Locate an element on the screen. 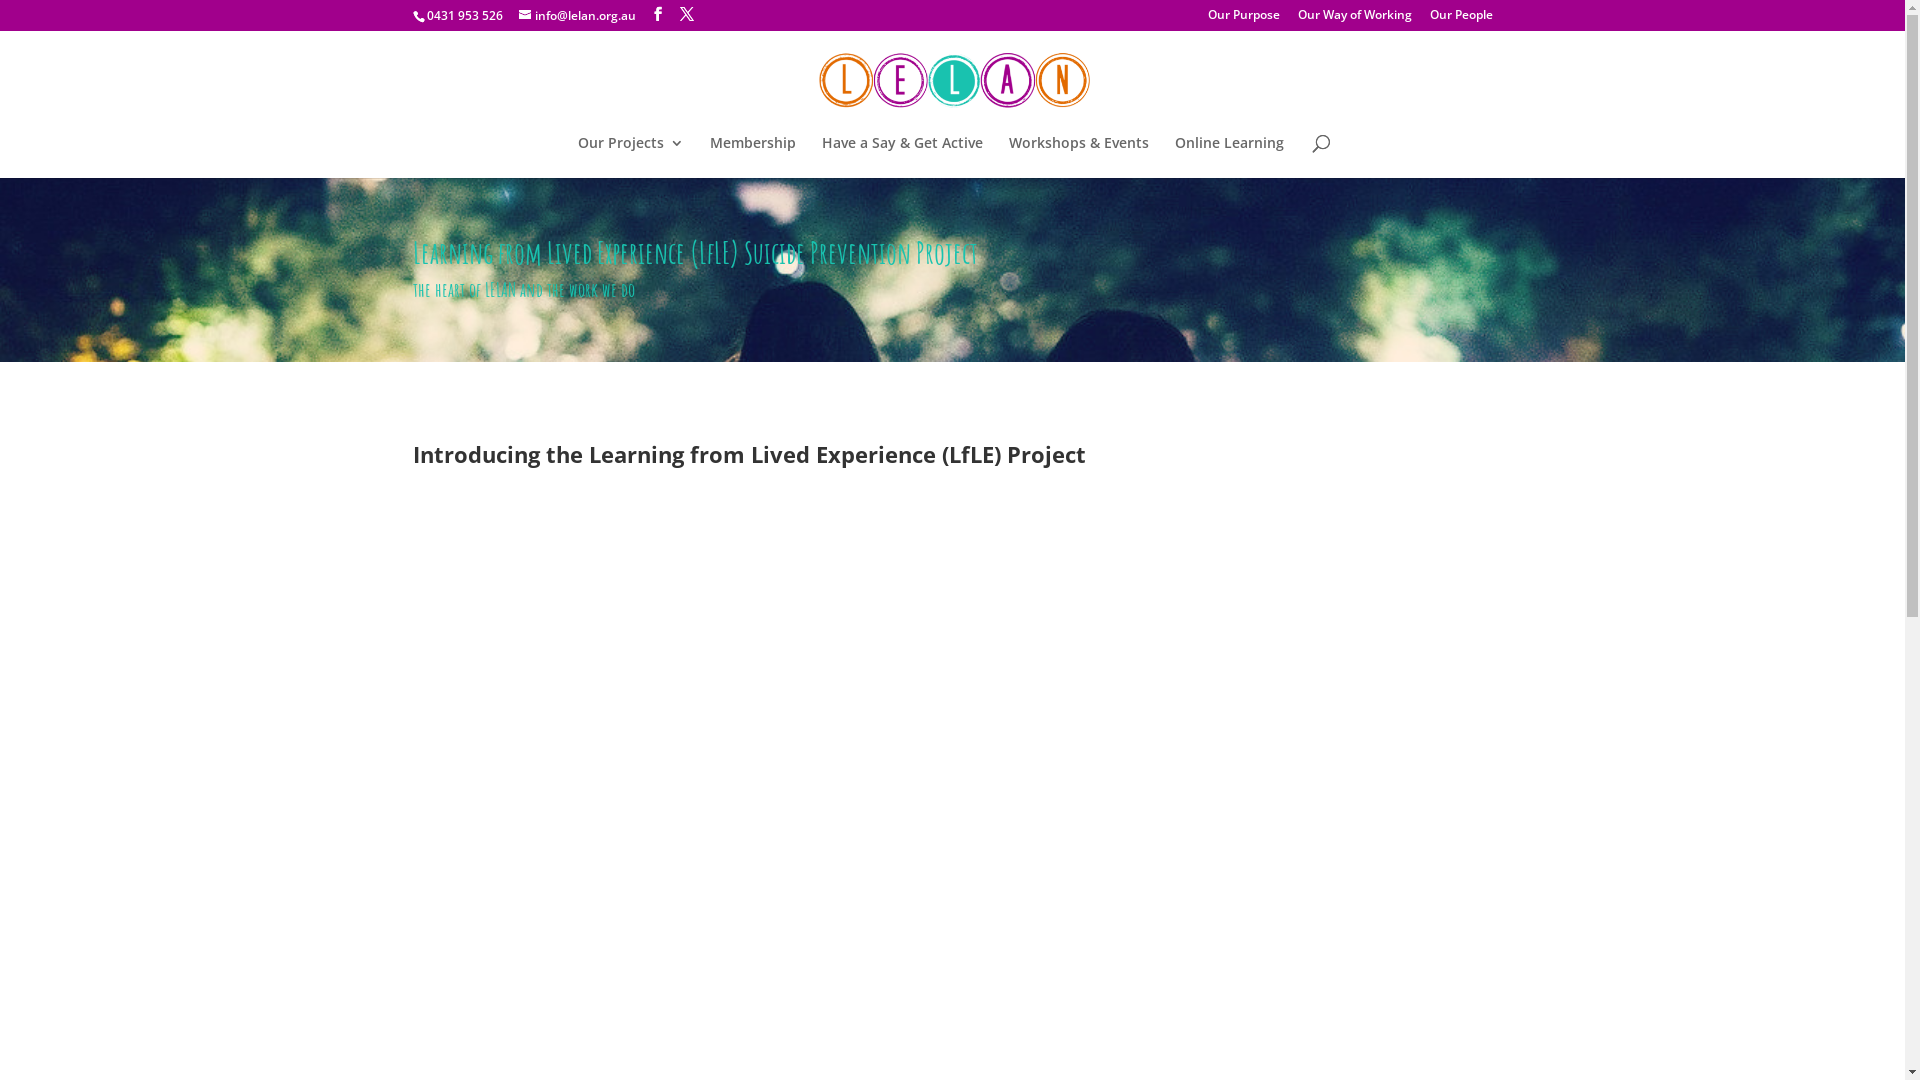 This screenshot has height=1080, width=1920. 'Our Purpose' is located at coordinates (1242, 19).